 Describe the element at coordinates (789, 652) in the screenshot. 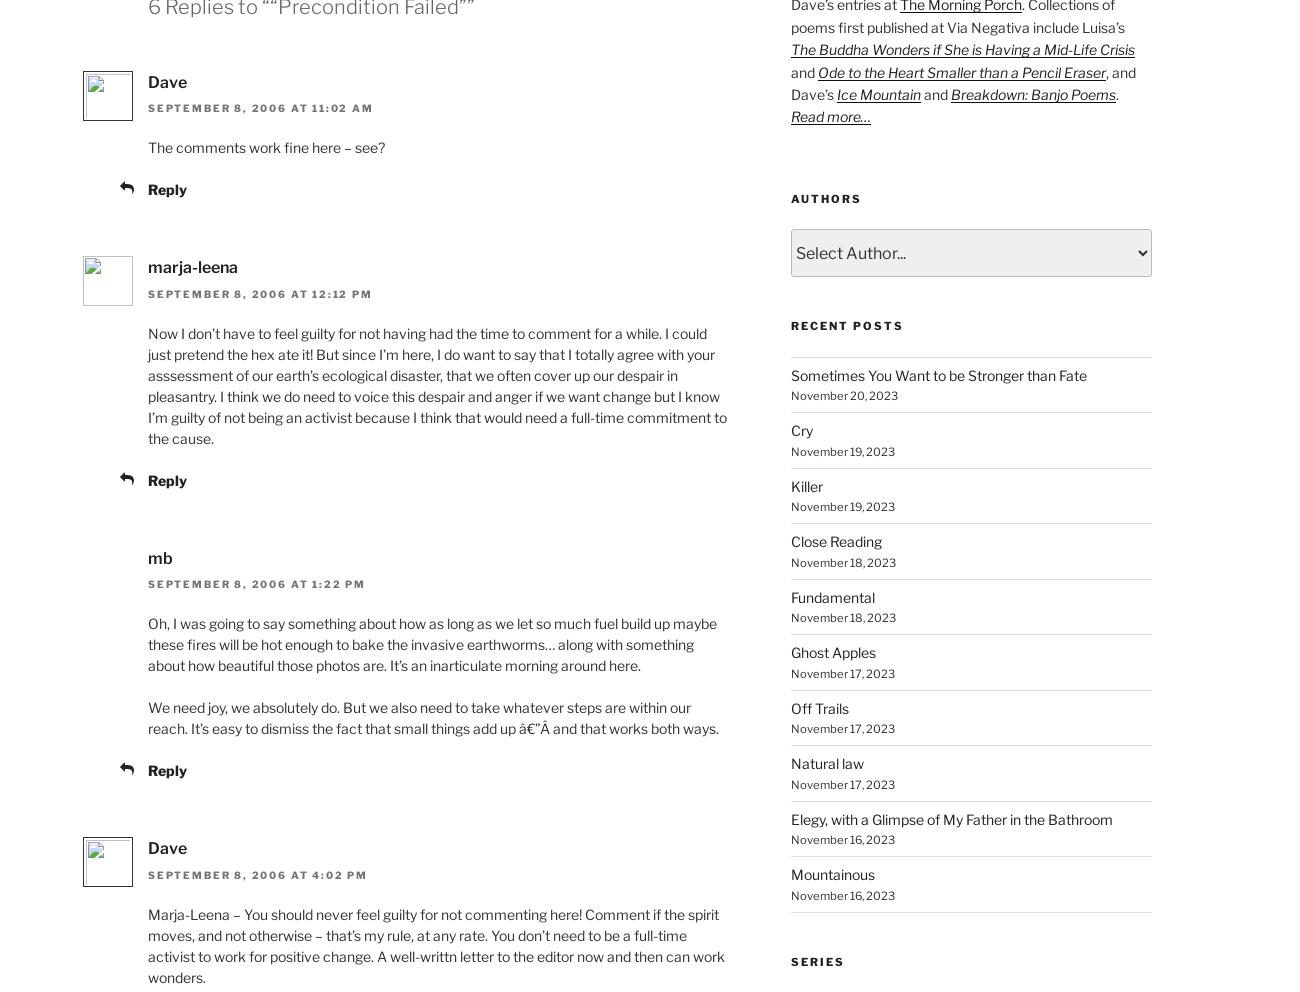

I see `'Ghost Apples'` at that location.